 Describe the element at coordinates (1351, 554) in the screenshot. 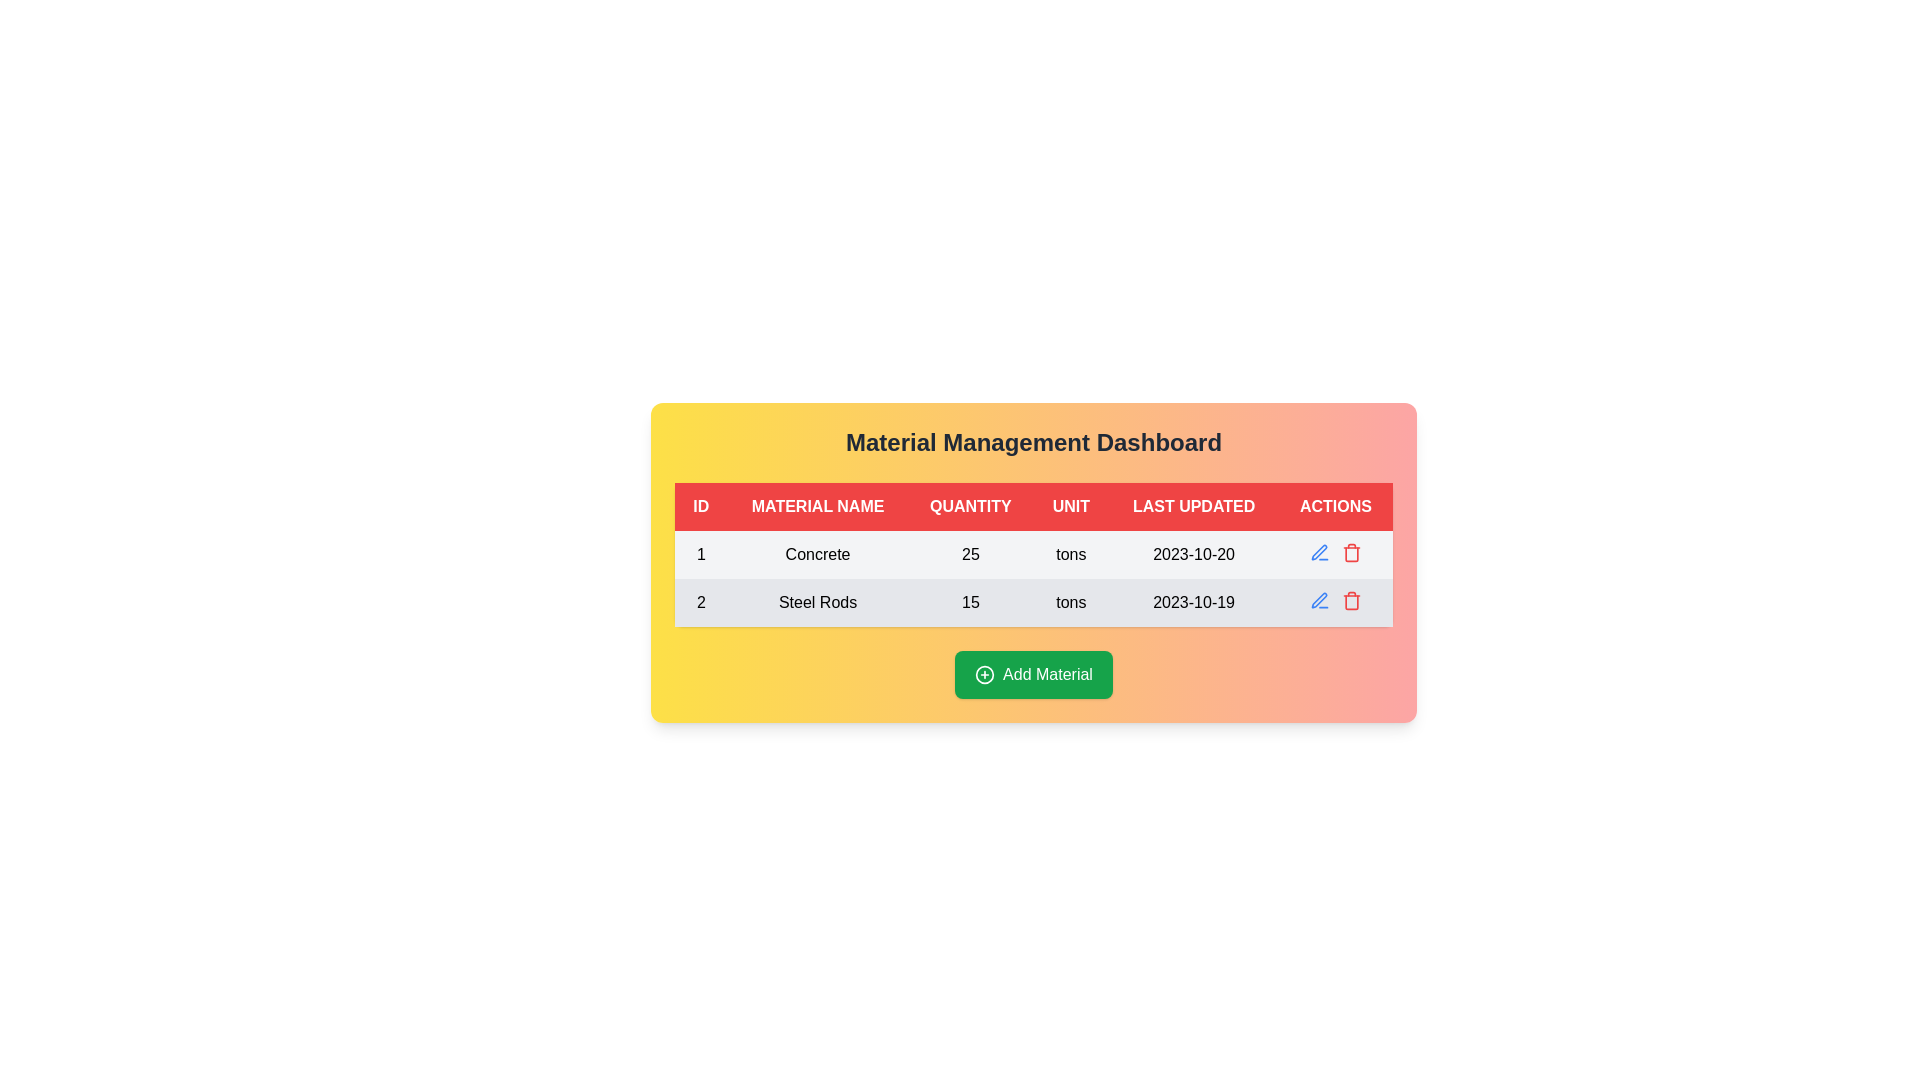

I see `the Trash Can Body icon, which is the middle part of the trash can, located between the top line and the lid` at that location.